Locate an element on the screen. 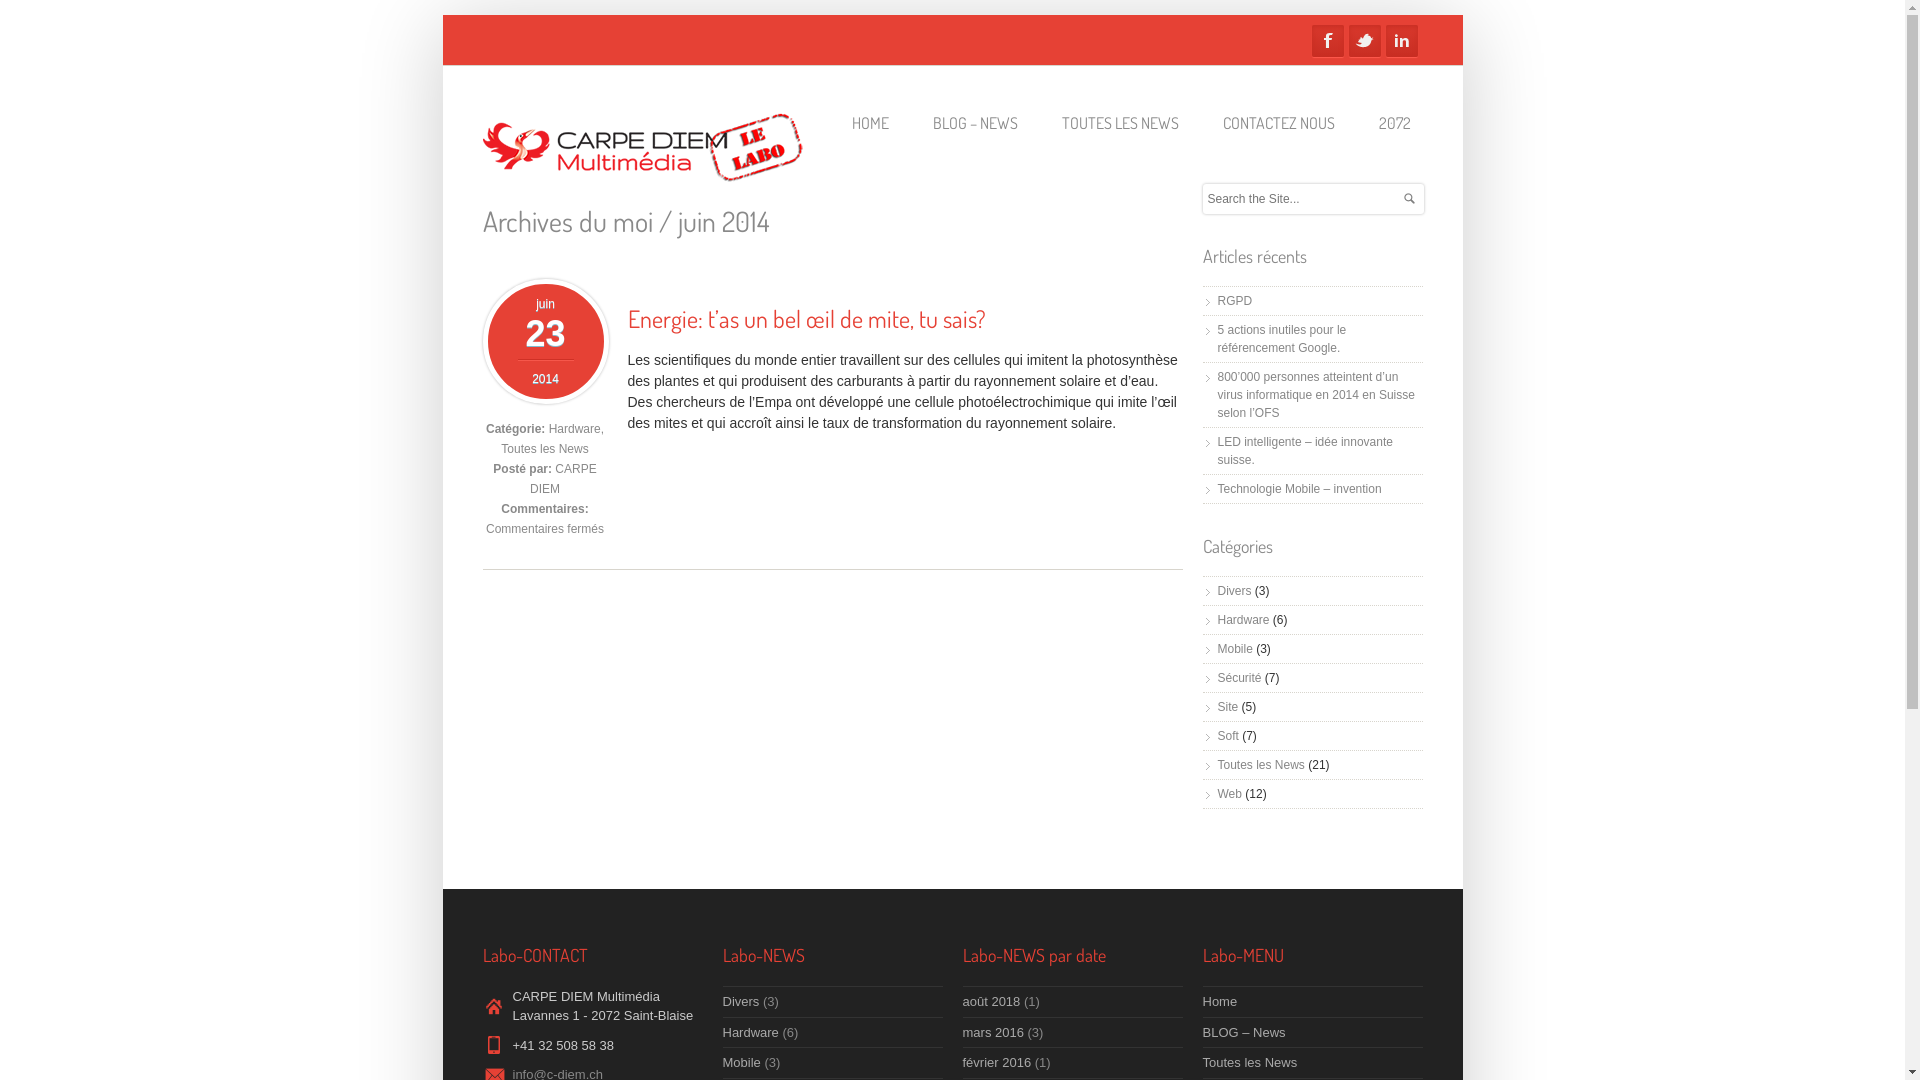 This screenshot has width=1920, height=1080. 'Soft' is located at coordinates (1227, 736).